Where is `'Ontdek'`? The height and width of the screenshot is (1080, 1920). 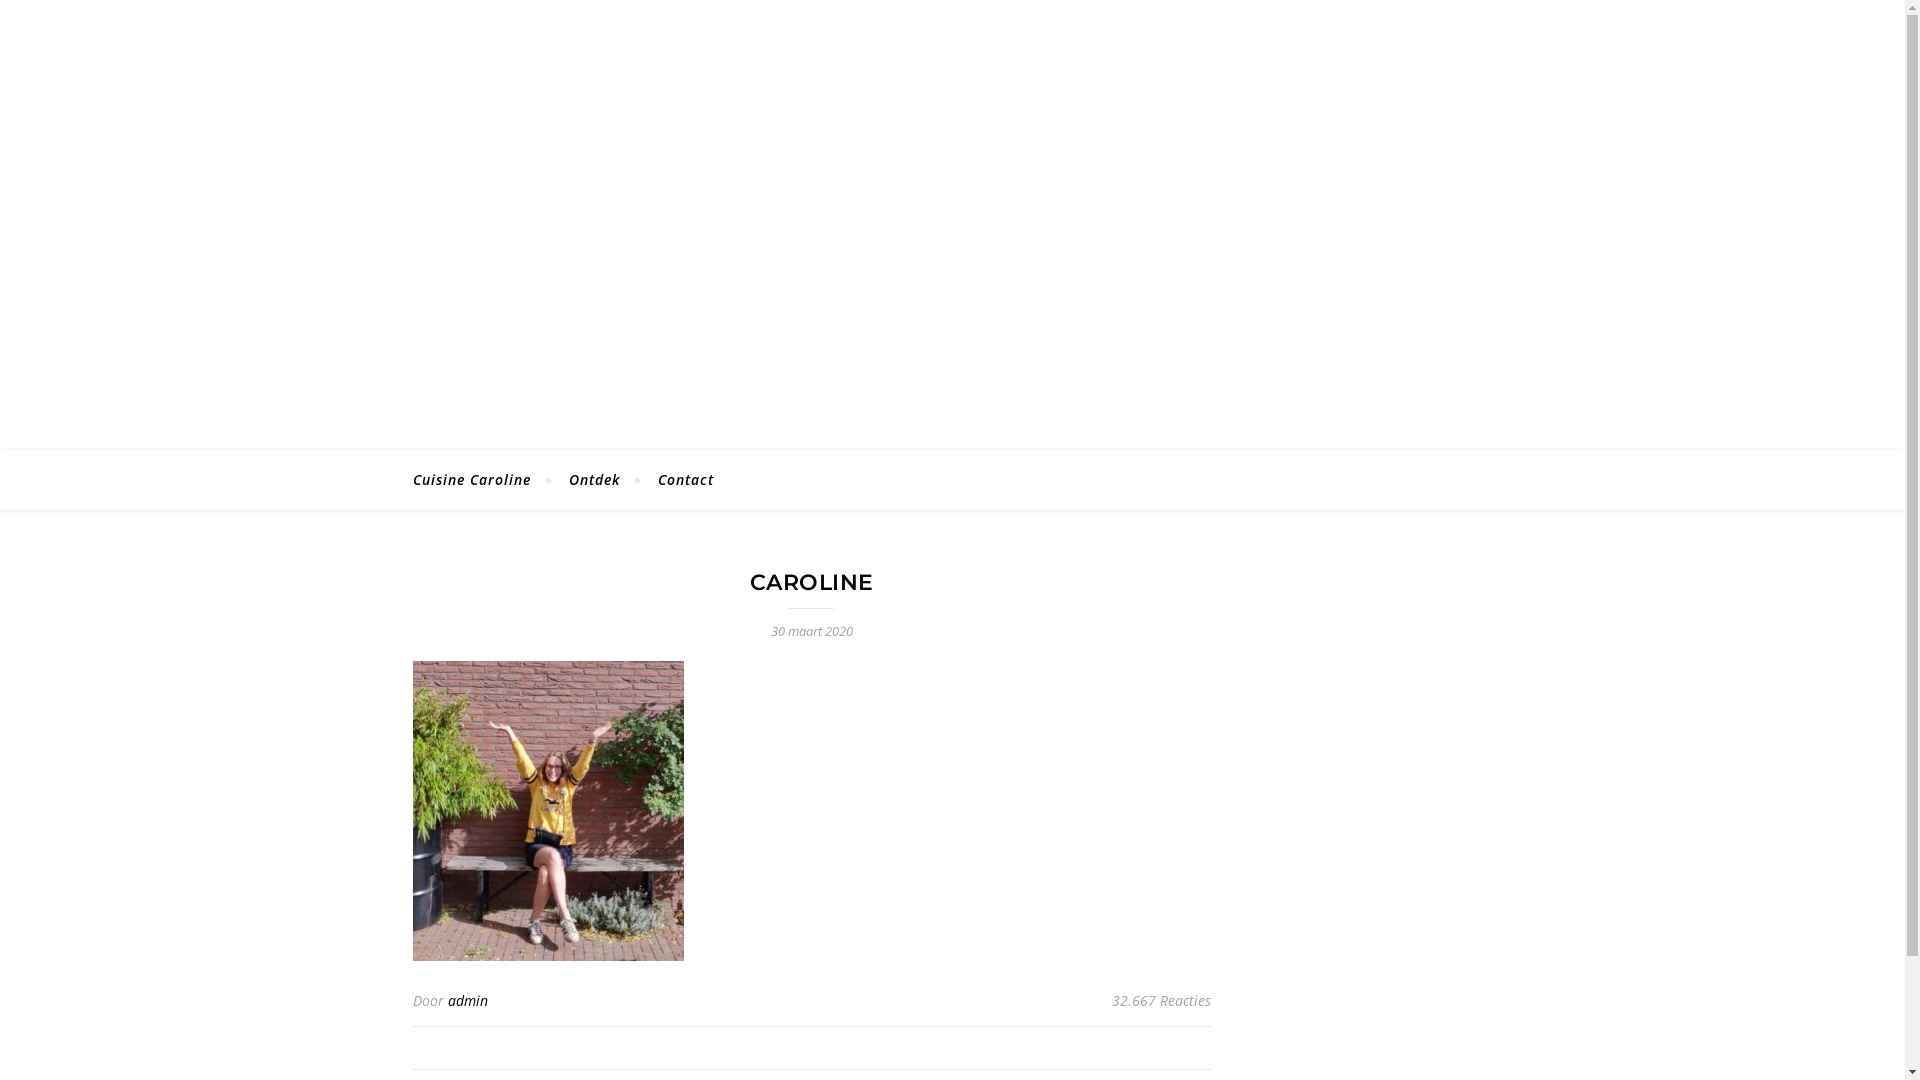 'Ontdek' is located at coordinates (593, 479).